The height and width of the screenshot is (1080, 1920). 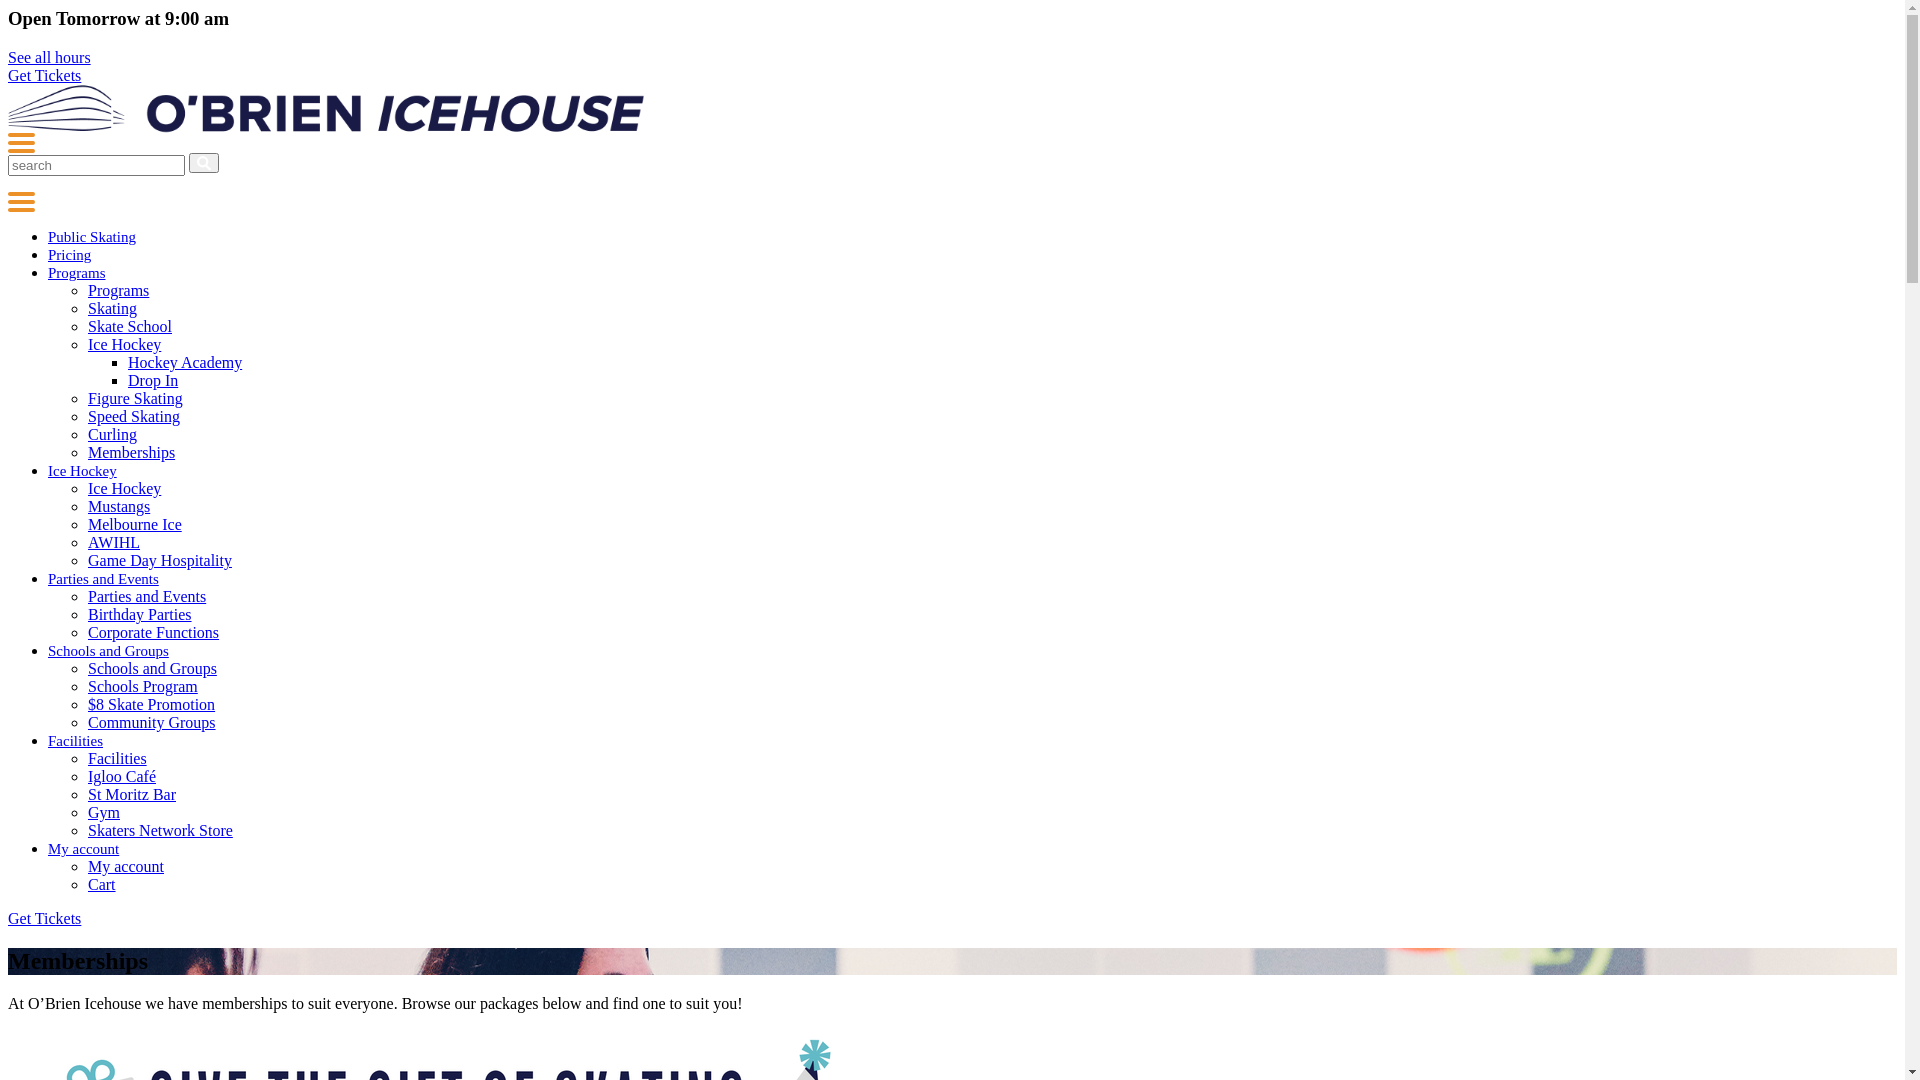 I want to click on 'Game Day Hospitality', so click(x=158, y=560).